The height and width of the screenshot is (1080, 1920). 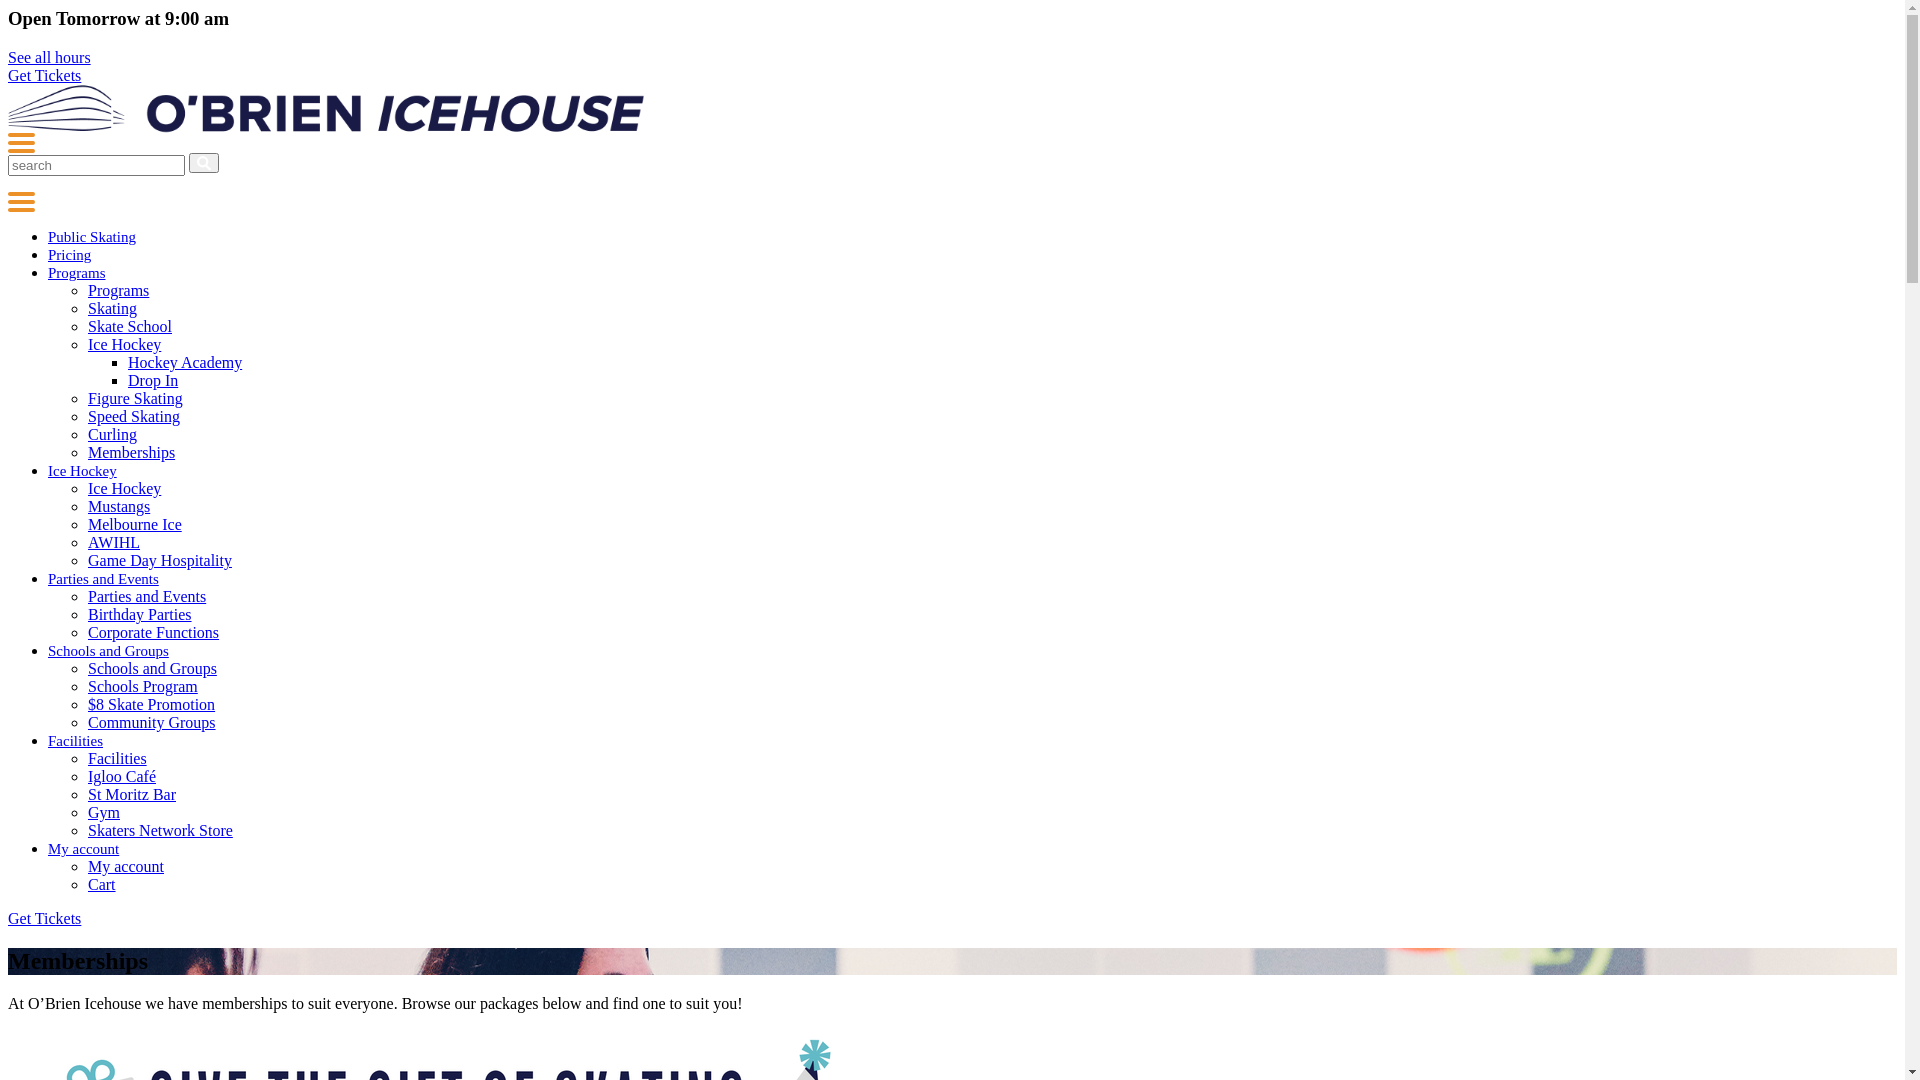 I want to click on 'Game Day Hospitality', so click(x=158, y=560).